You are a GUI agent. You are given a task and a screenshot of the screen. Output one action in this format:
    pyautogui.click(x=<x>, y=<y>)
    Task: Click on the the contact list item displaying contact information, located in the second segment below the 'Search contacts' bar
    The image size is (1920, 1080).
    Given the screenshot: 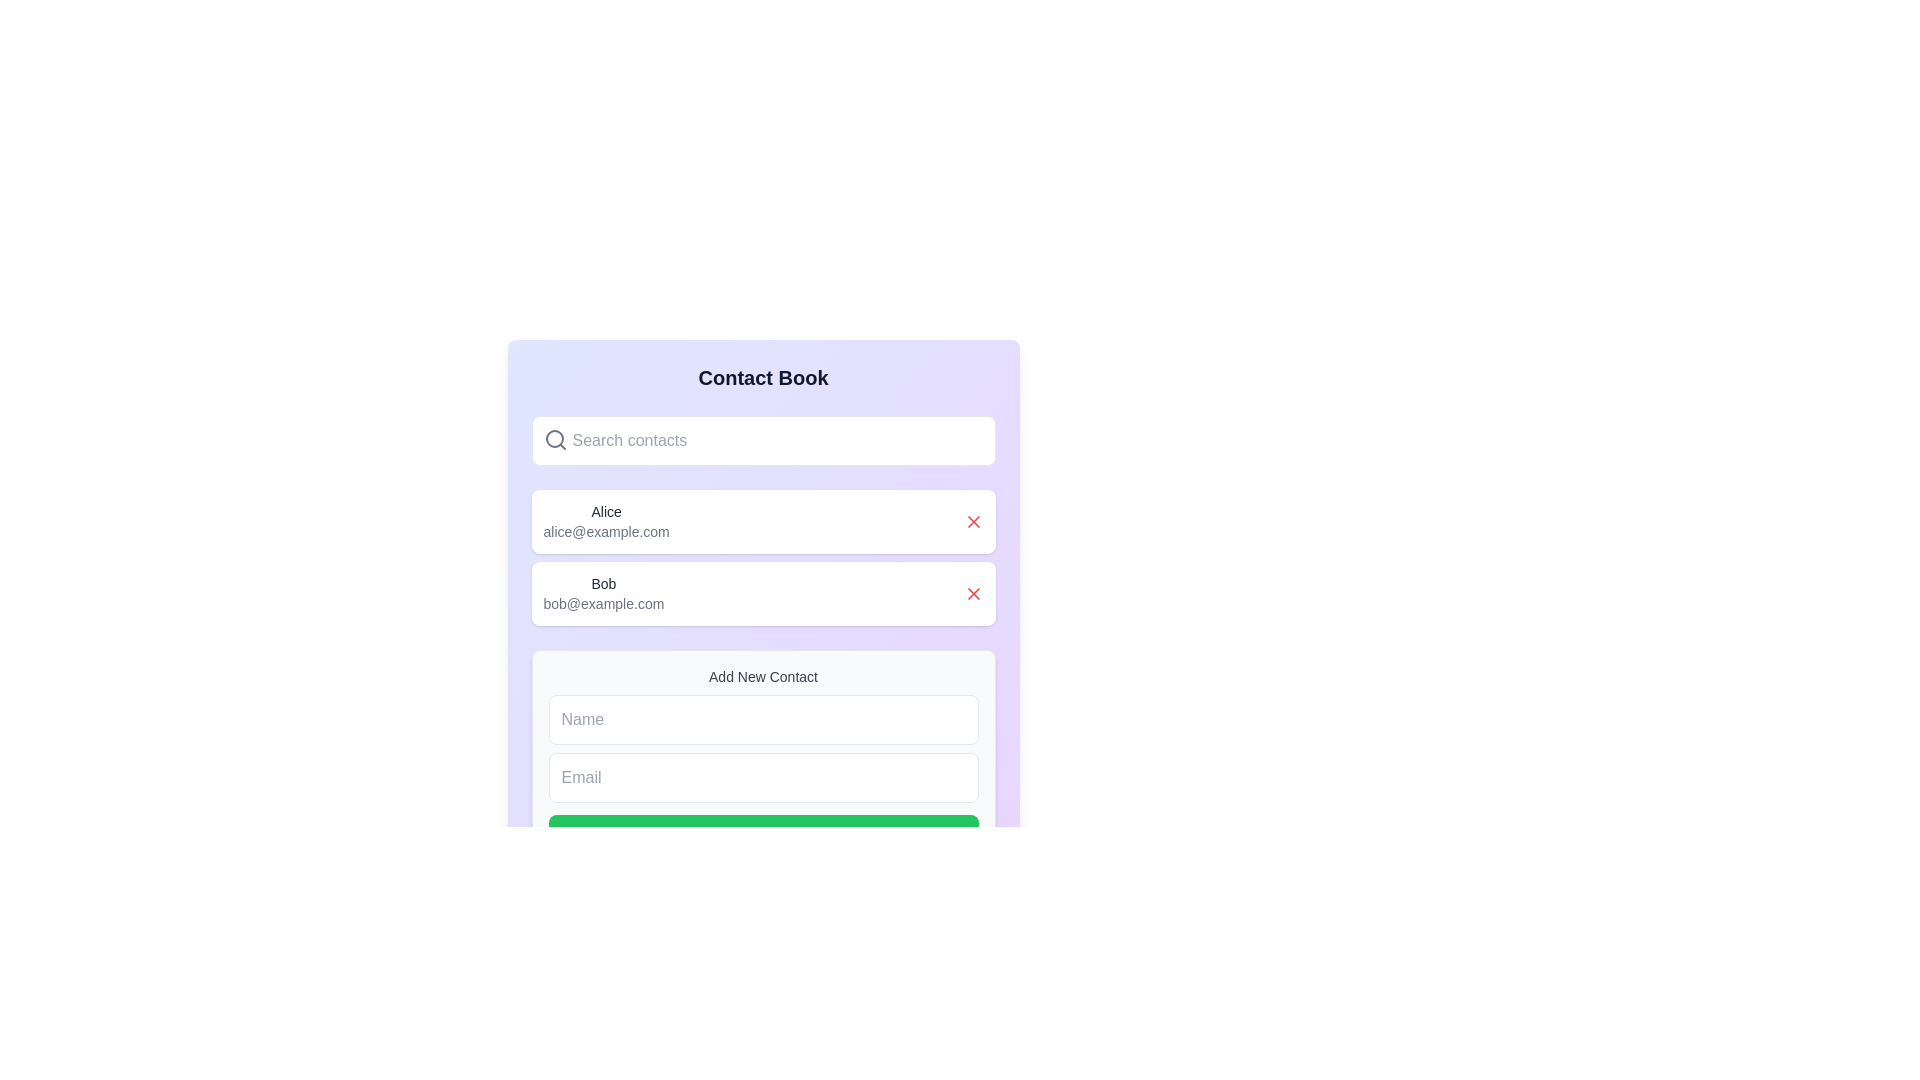 What is the action you would take?
    pyautogui.click(x=604, y=520)
    